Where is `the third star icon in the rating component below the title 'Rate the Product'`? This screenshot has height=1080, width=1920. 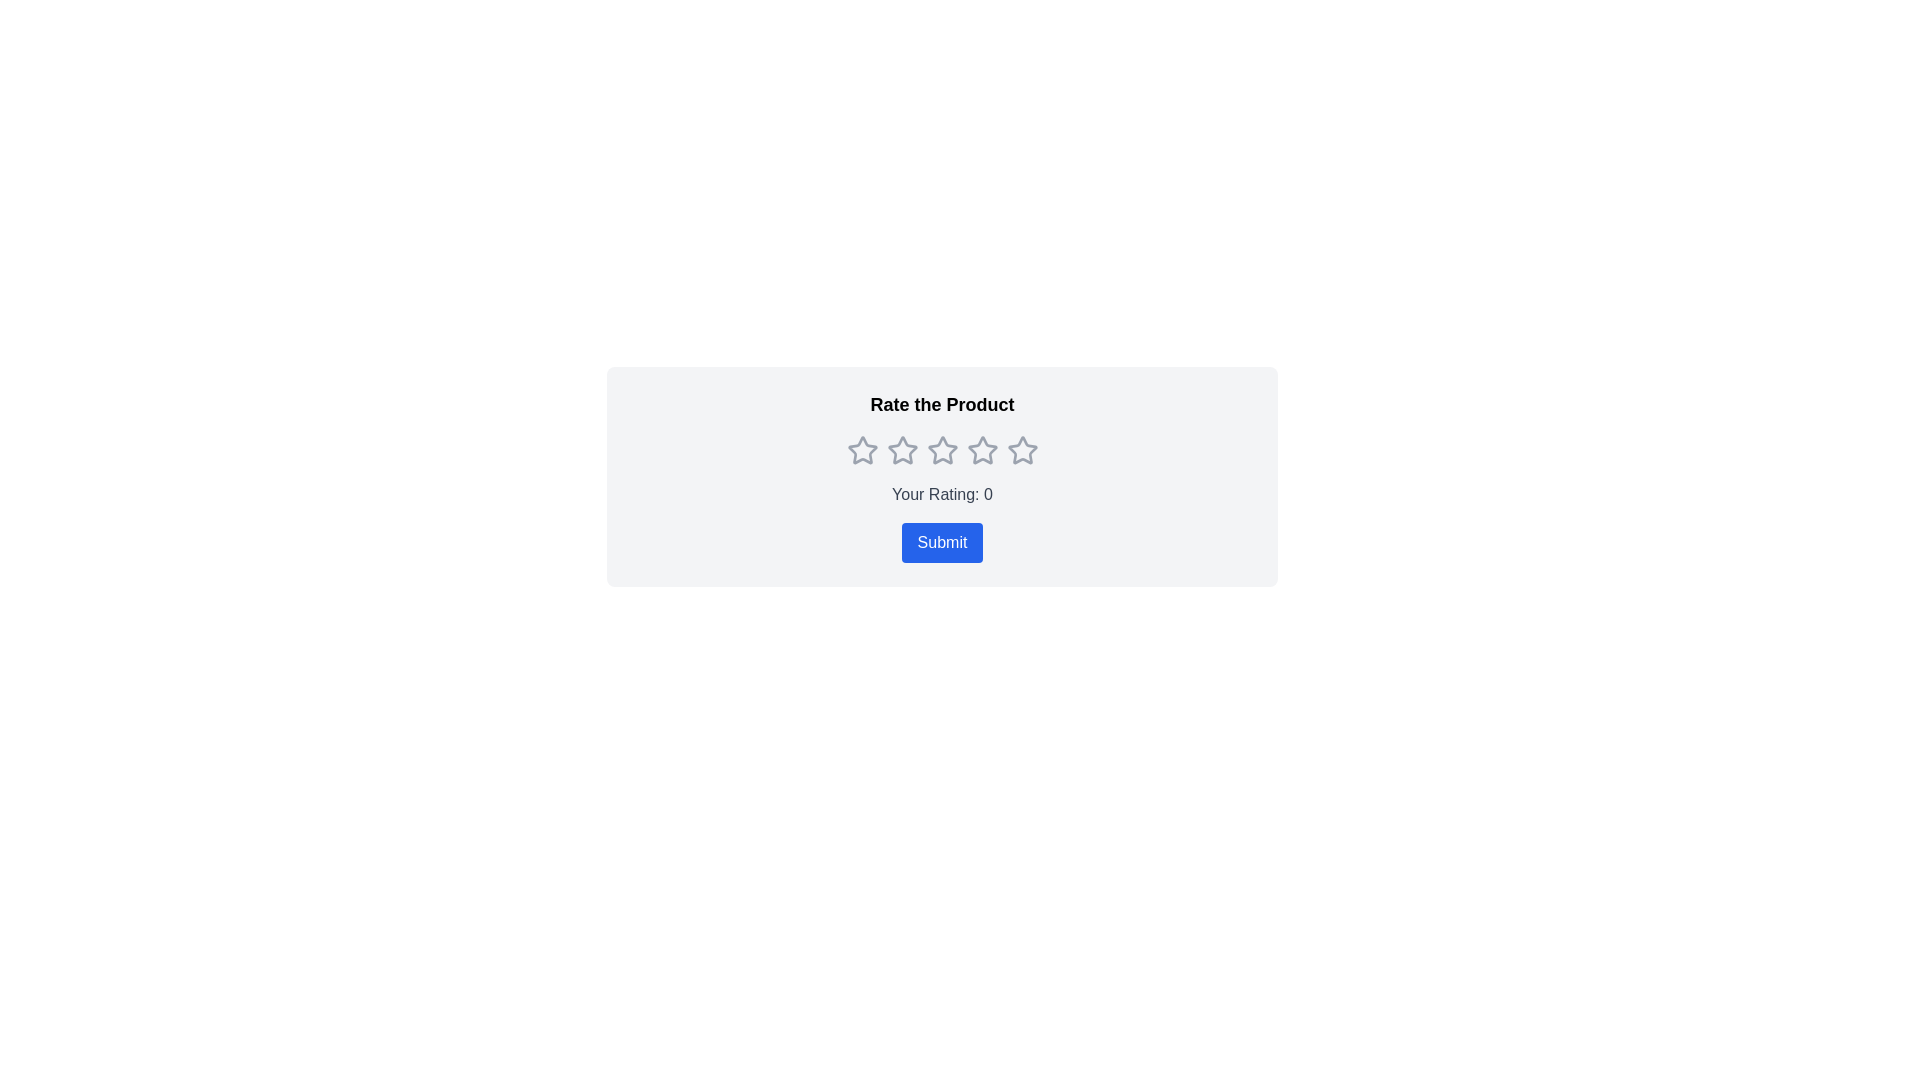 the third star icon in the rating component below the title 'Rate the Product' is located at coordinates (982, 450).